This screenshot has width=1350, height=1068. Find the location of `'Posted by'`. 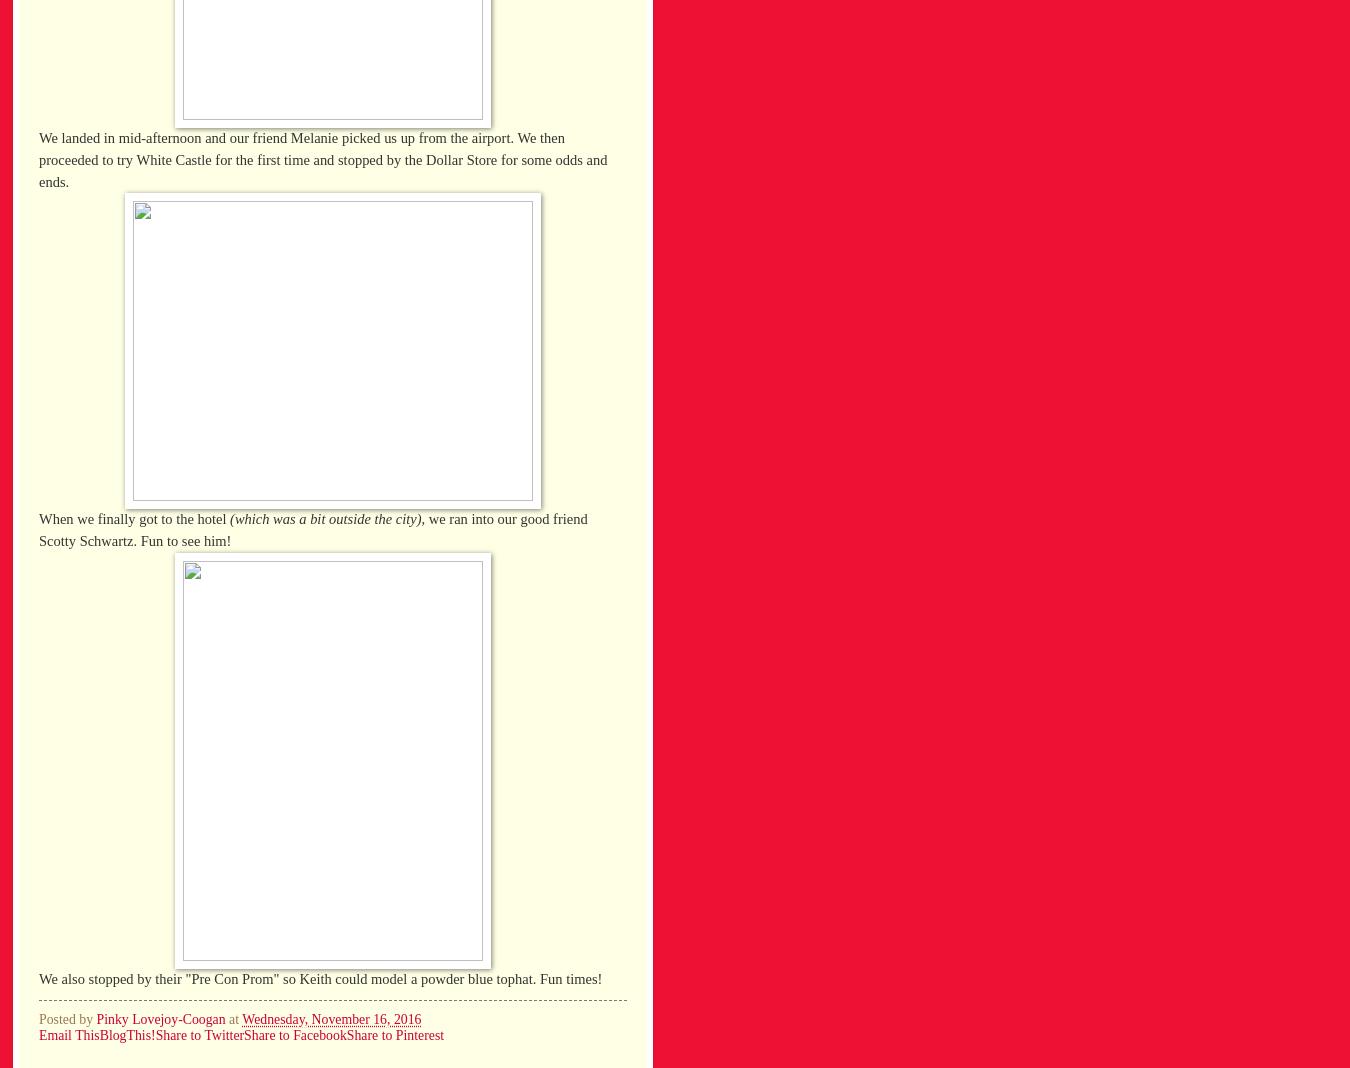

'Posted by' is located at coordinates (66, 1019).